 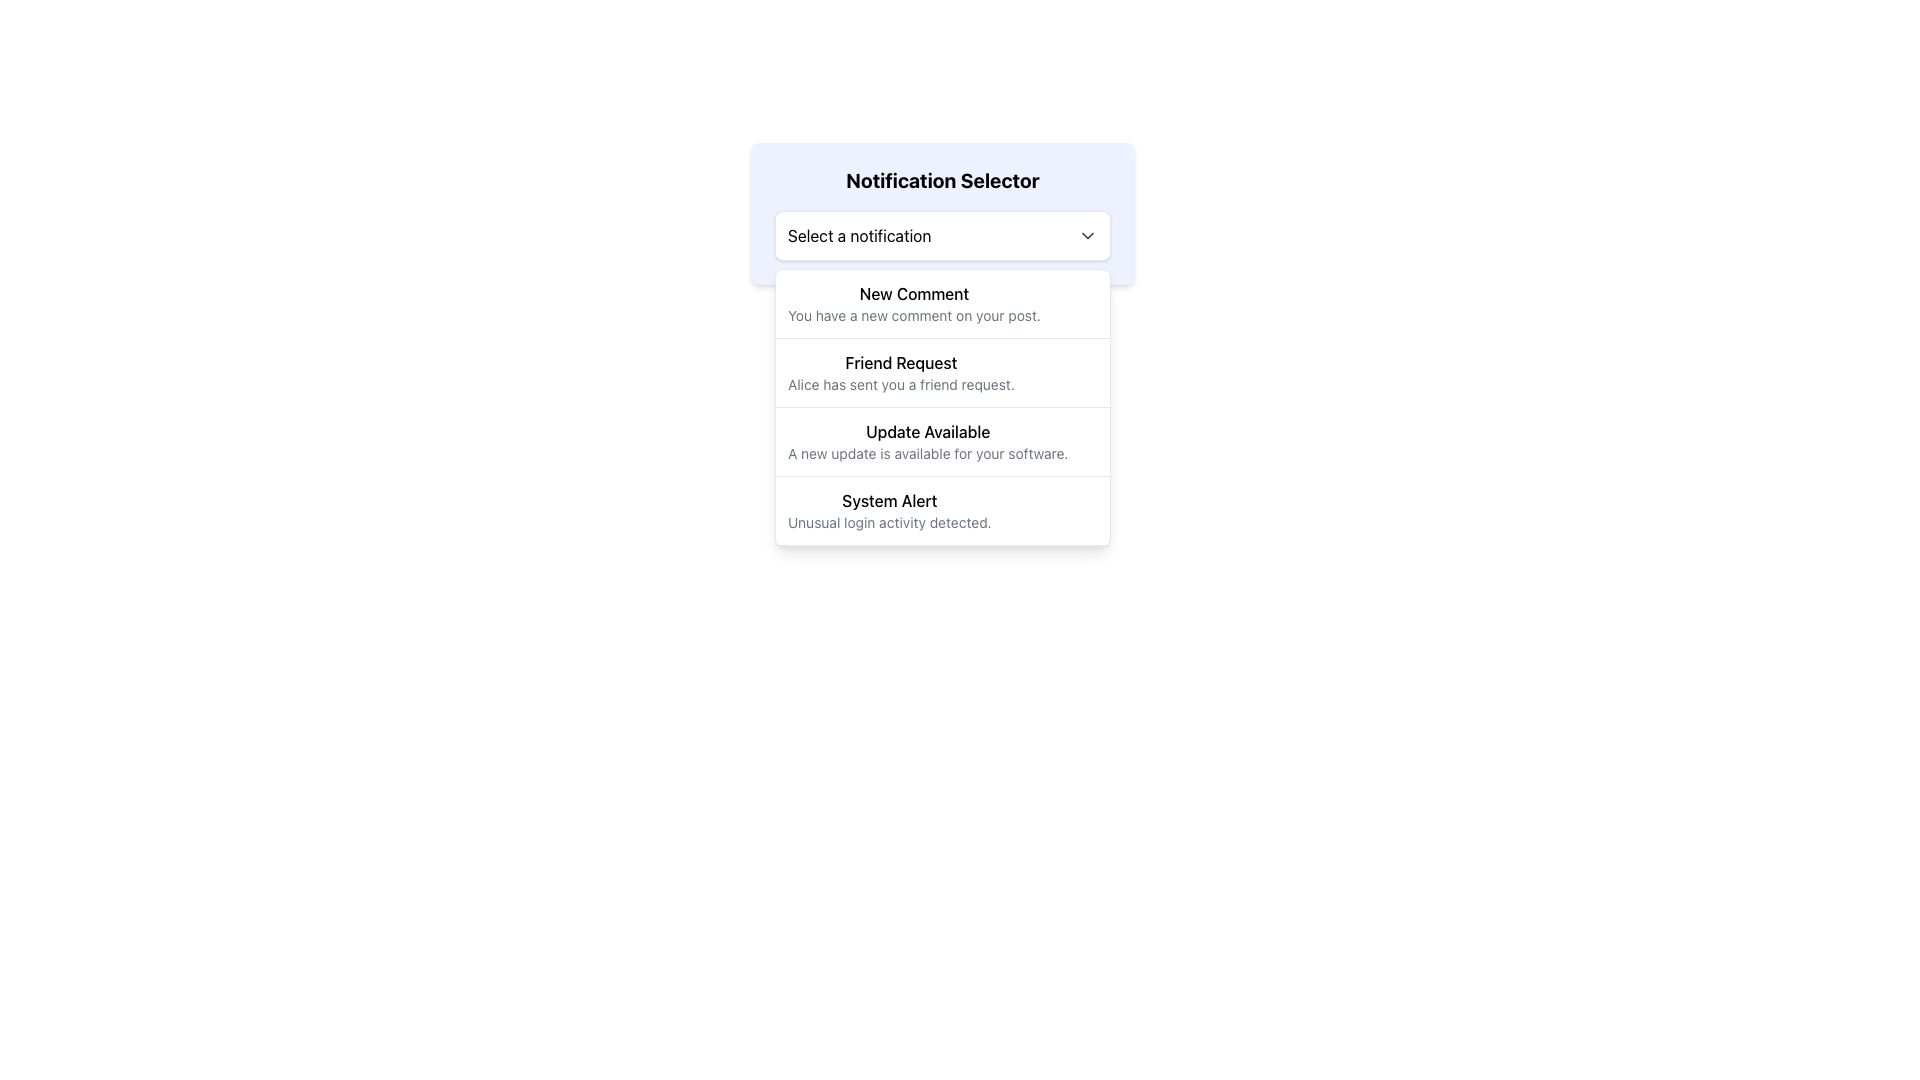 I want to click on the Text Label that indicates additional information about a new comment notification, located directly below the 'New Comment' heading in the top notification card of the 'Notification Selector' component, so click(x=913, y=315).